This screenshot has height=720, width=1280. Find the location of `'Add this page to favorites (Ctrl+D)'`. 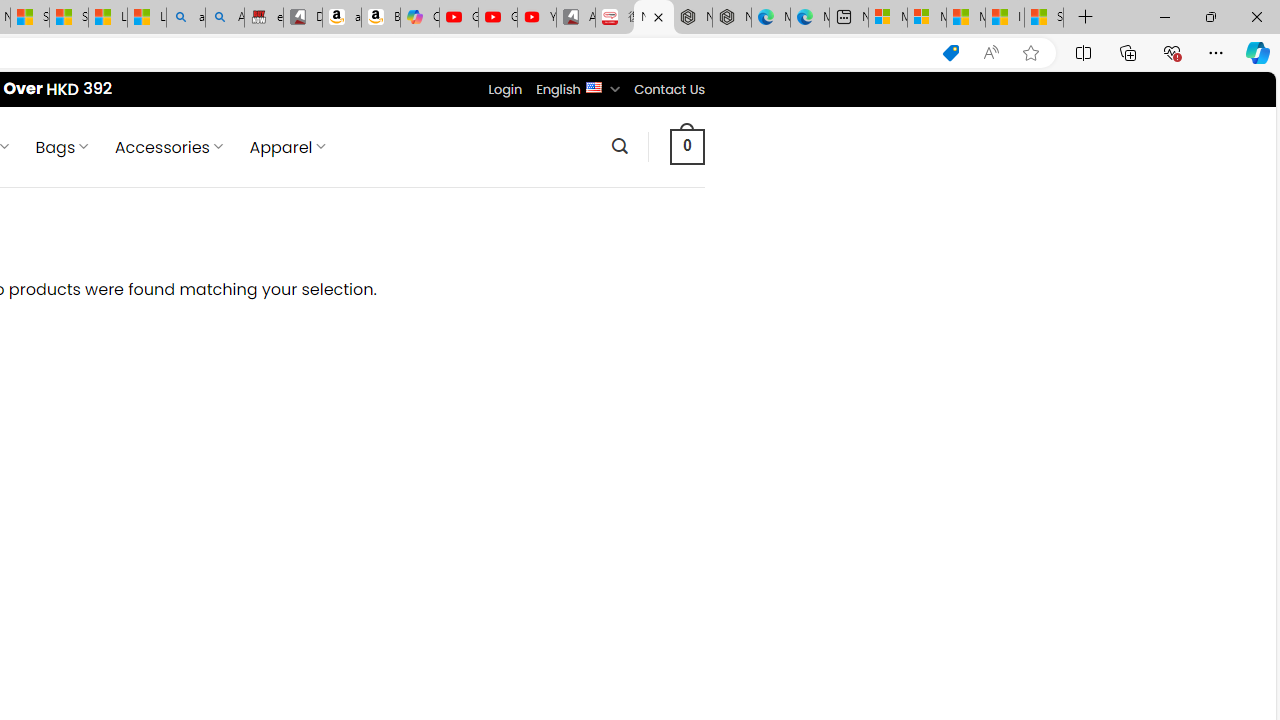

'Add this page to favorites (Ctrl+D)' is located at coordinates (1031, 52).